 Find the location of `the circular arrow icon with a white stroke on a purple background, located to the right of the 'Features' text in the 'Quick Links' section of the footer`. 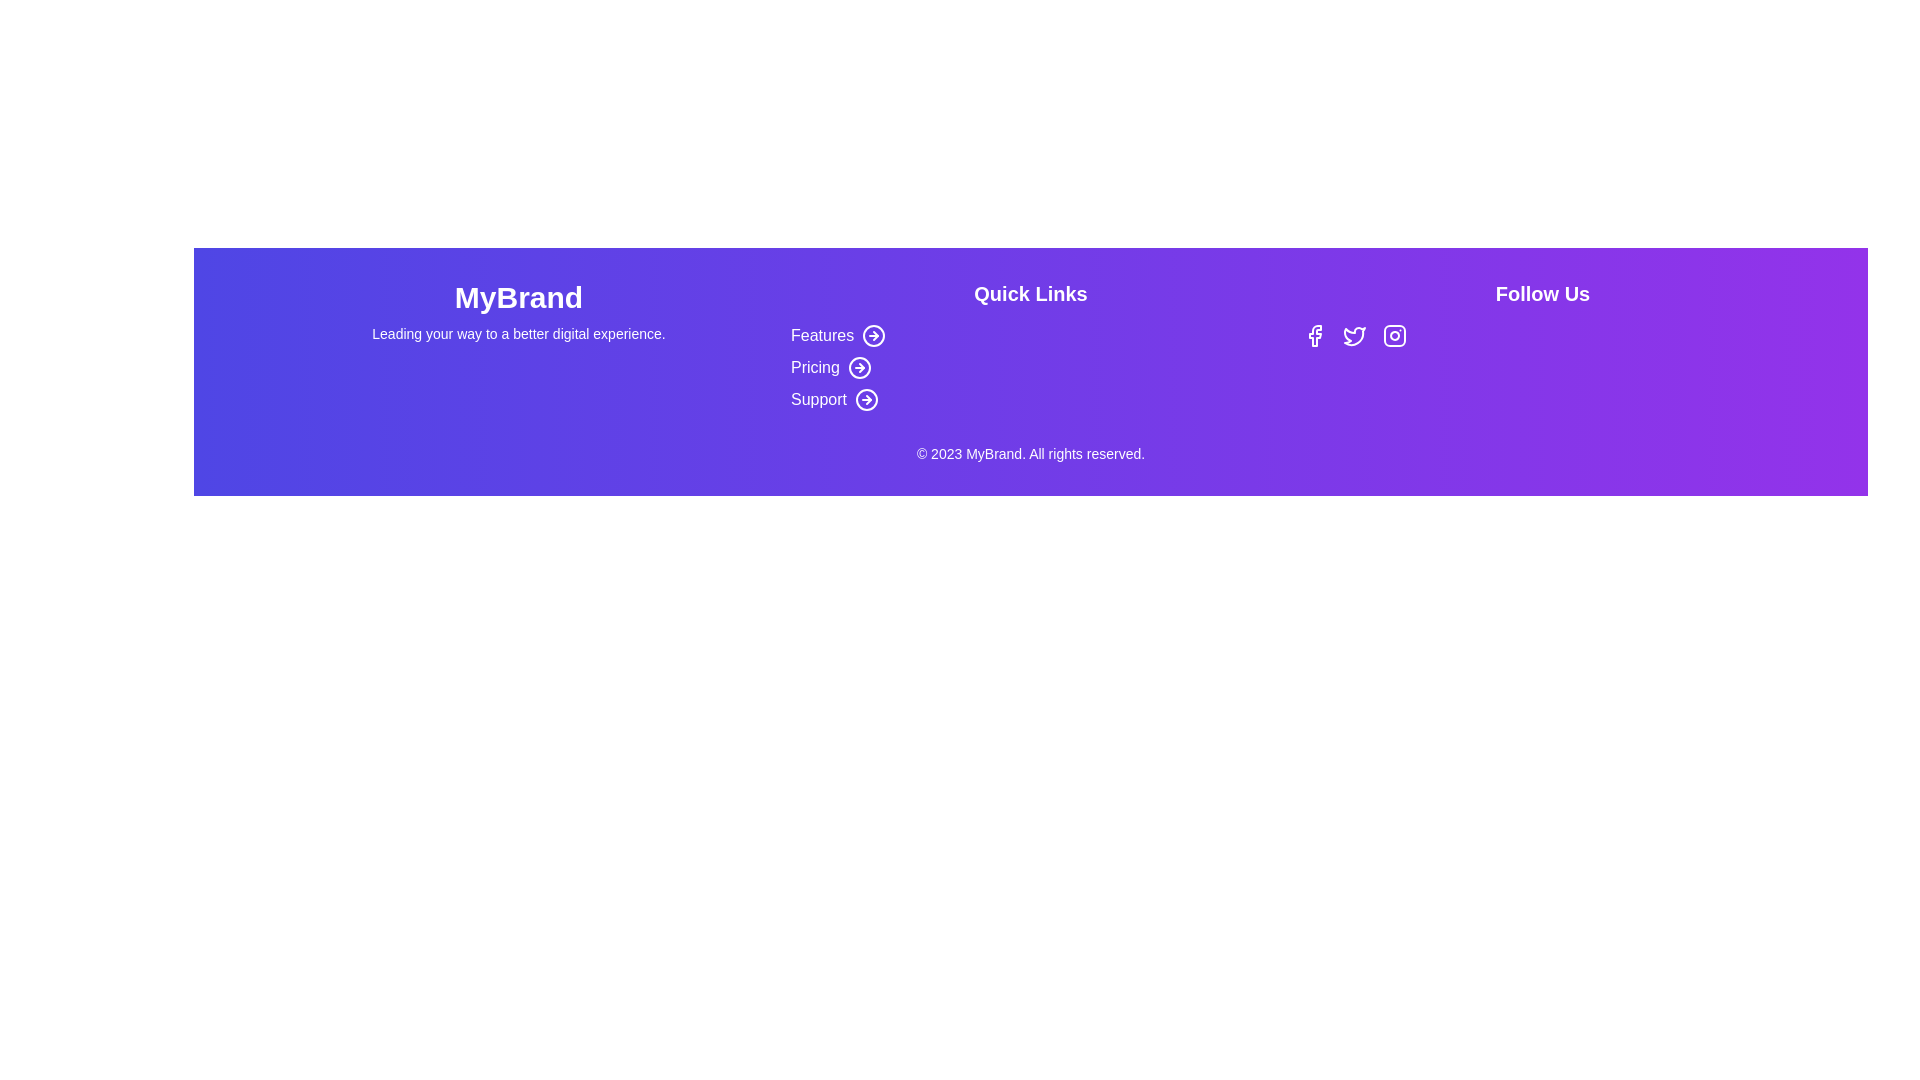

the circular arrow icon with a white stroke on a purple background, located to the right of the 'Features' text in the 'Quick Links' section of the footer is located at coordinates (874, 334).